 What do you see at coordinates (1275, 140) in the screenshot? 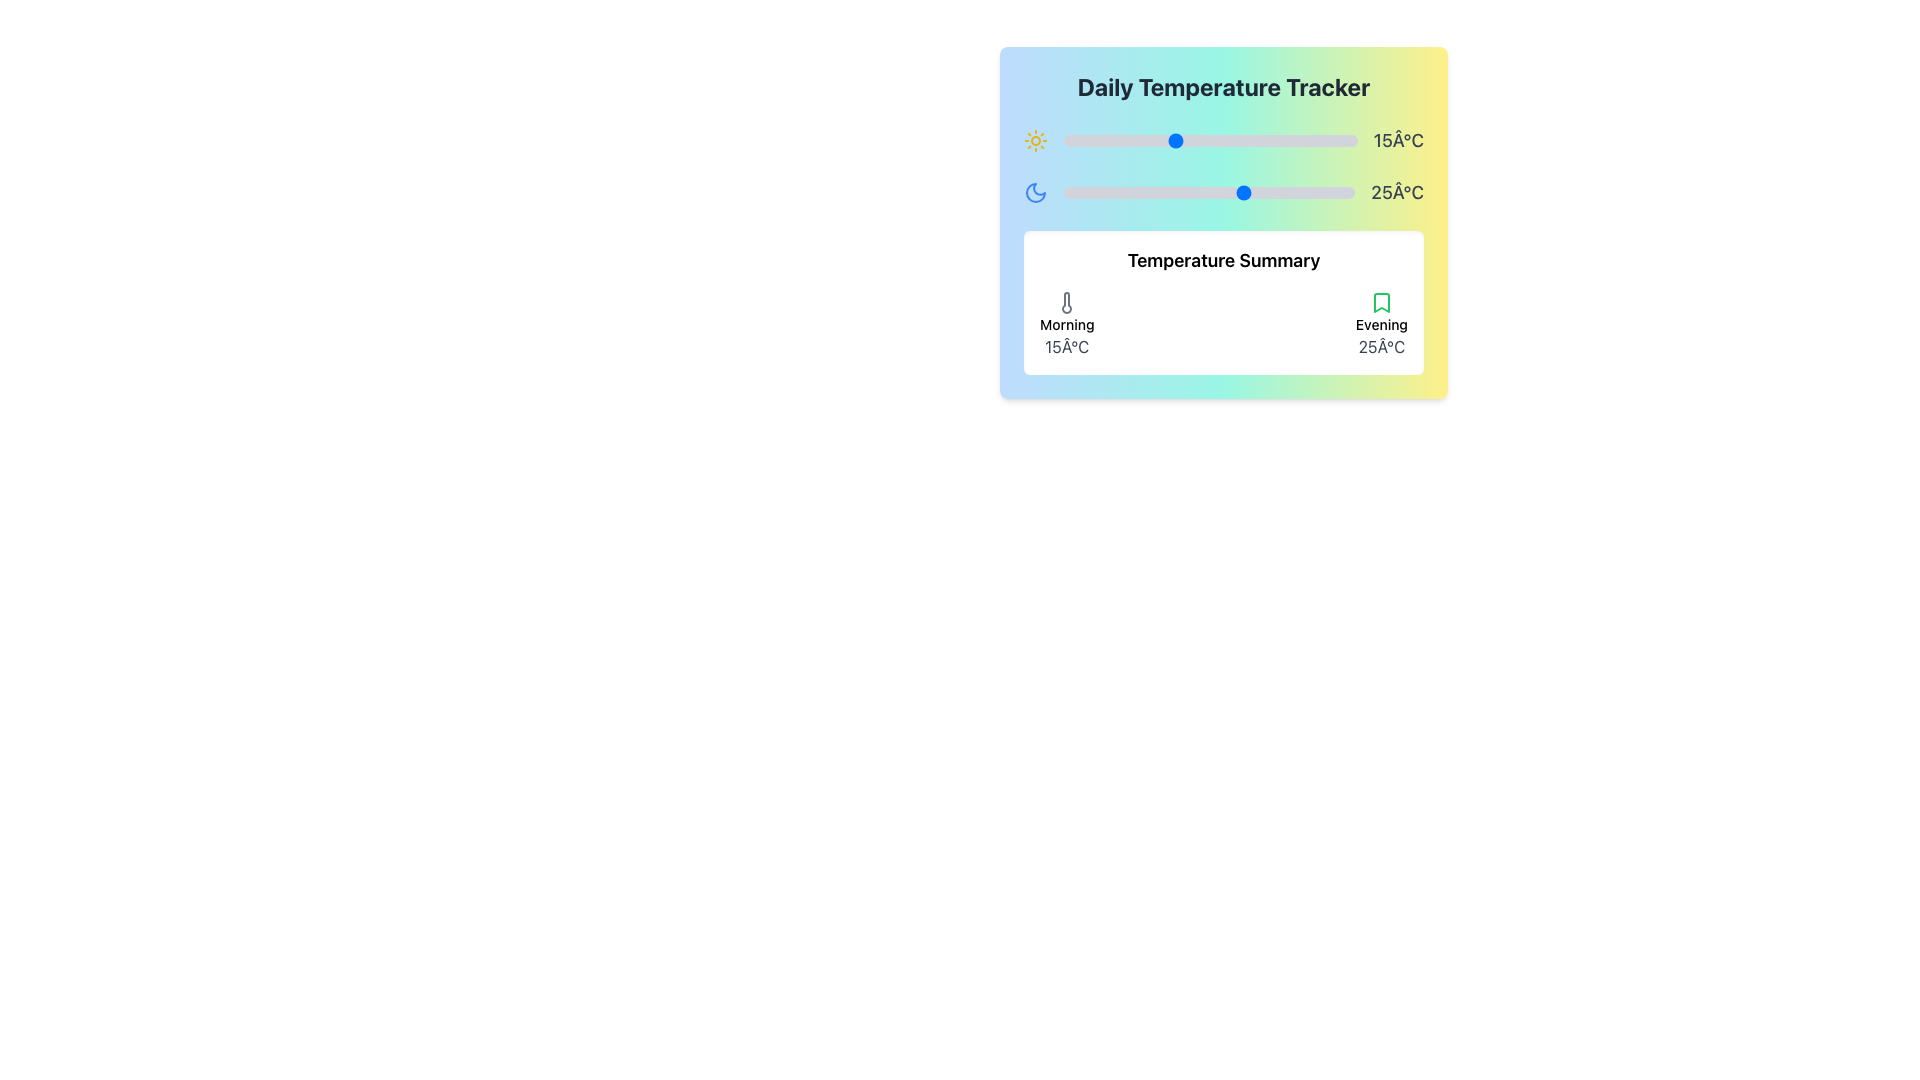
I see `the temperature slider` at bounding box center [1275, 140].